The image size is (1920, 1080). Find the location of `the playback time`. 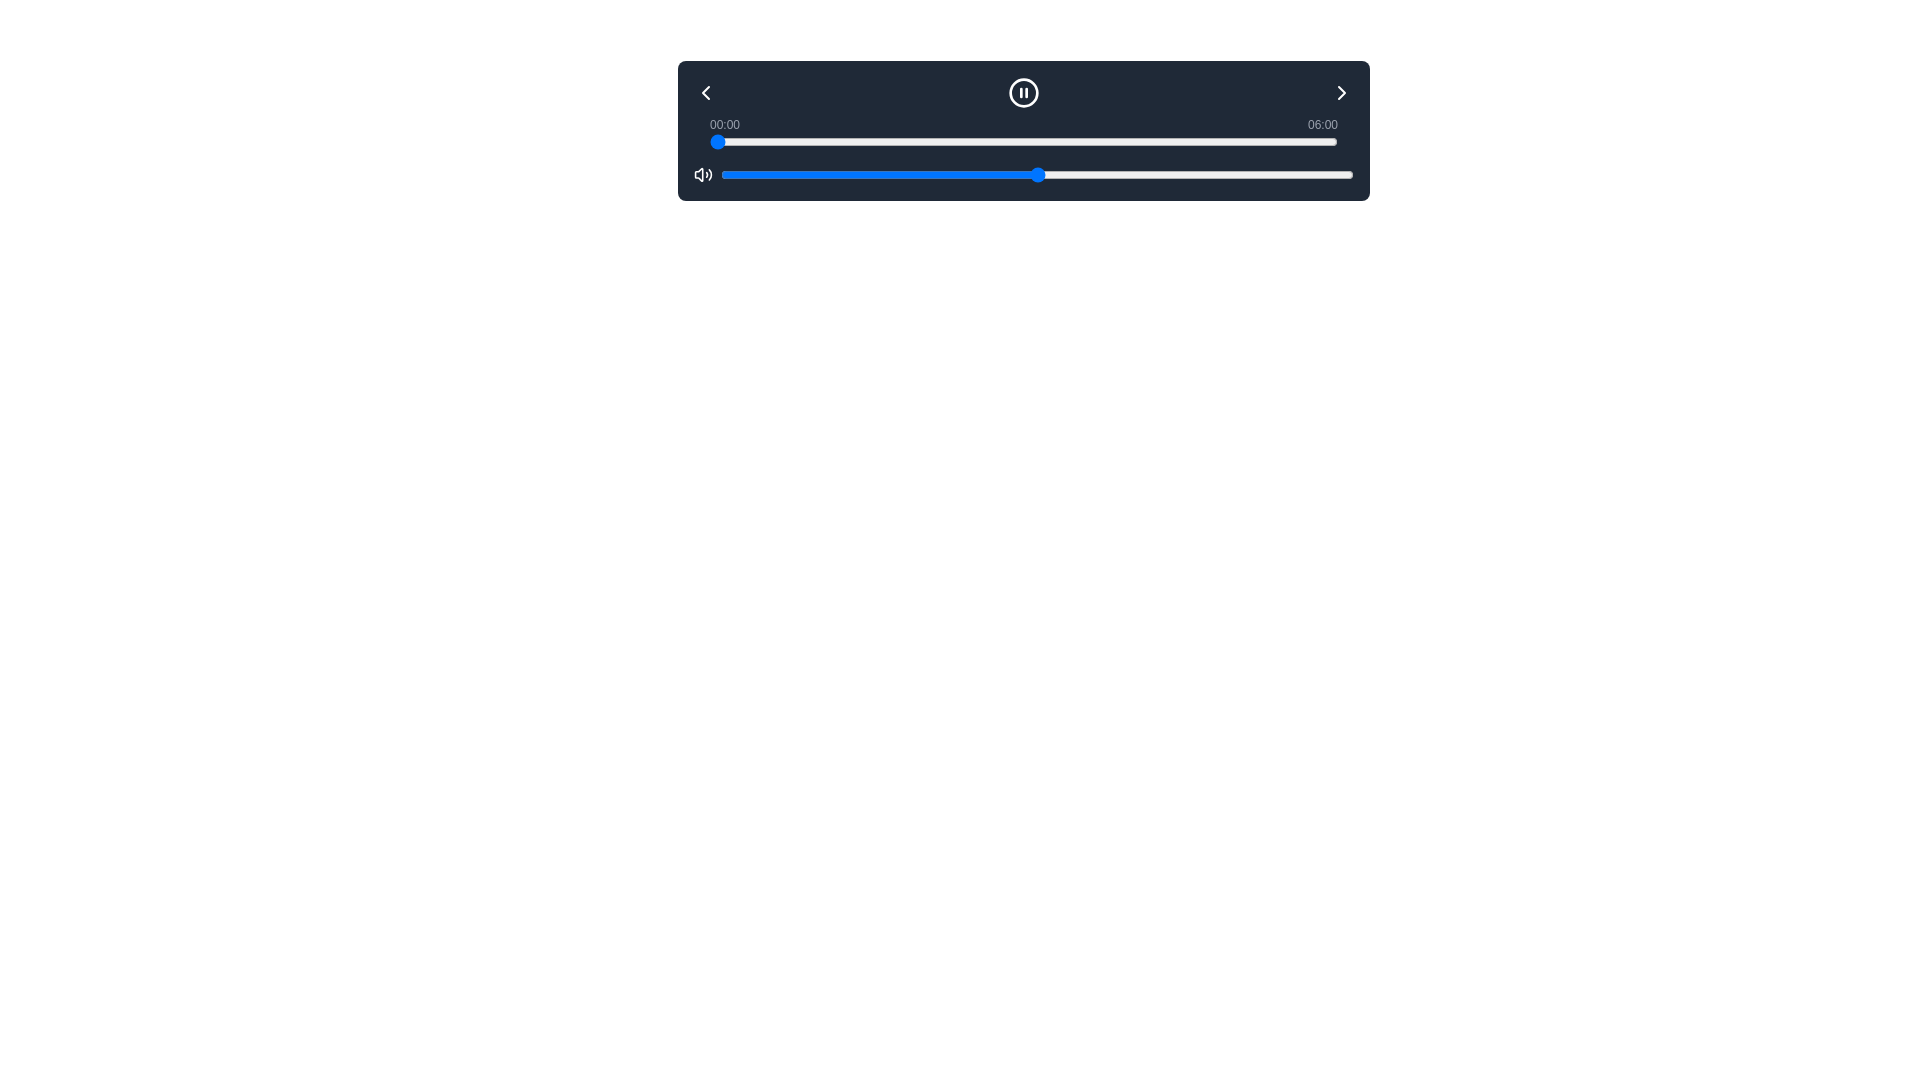

the playback time is located at coordinates (873, 141).